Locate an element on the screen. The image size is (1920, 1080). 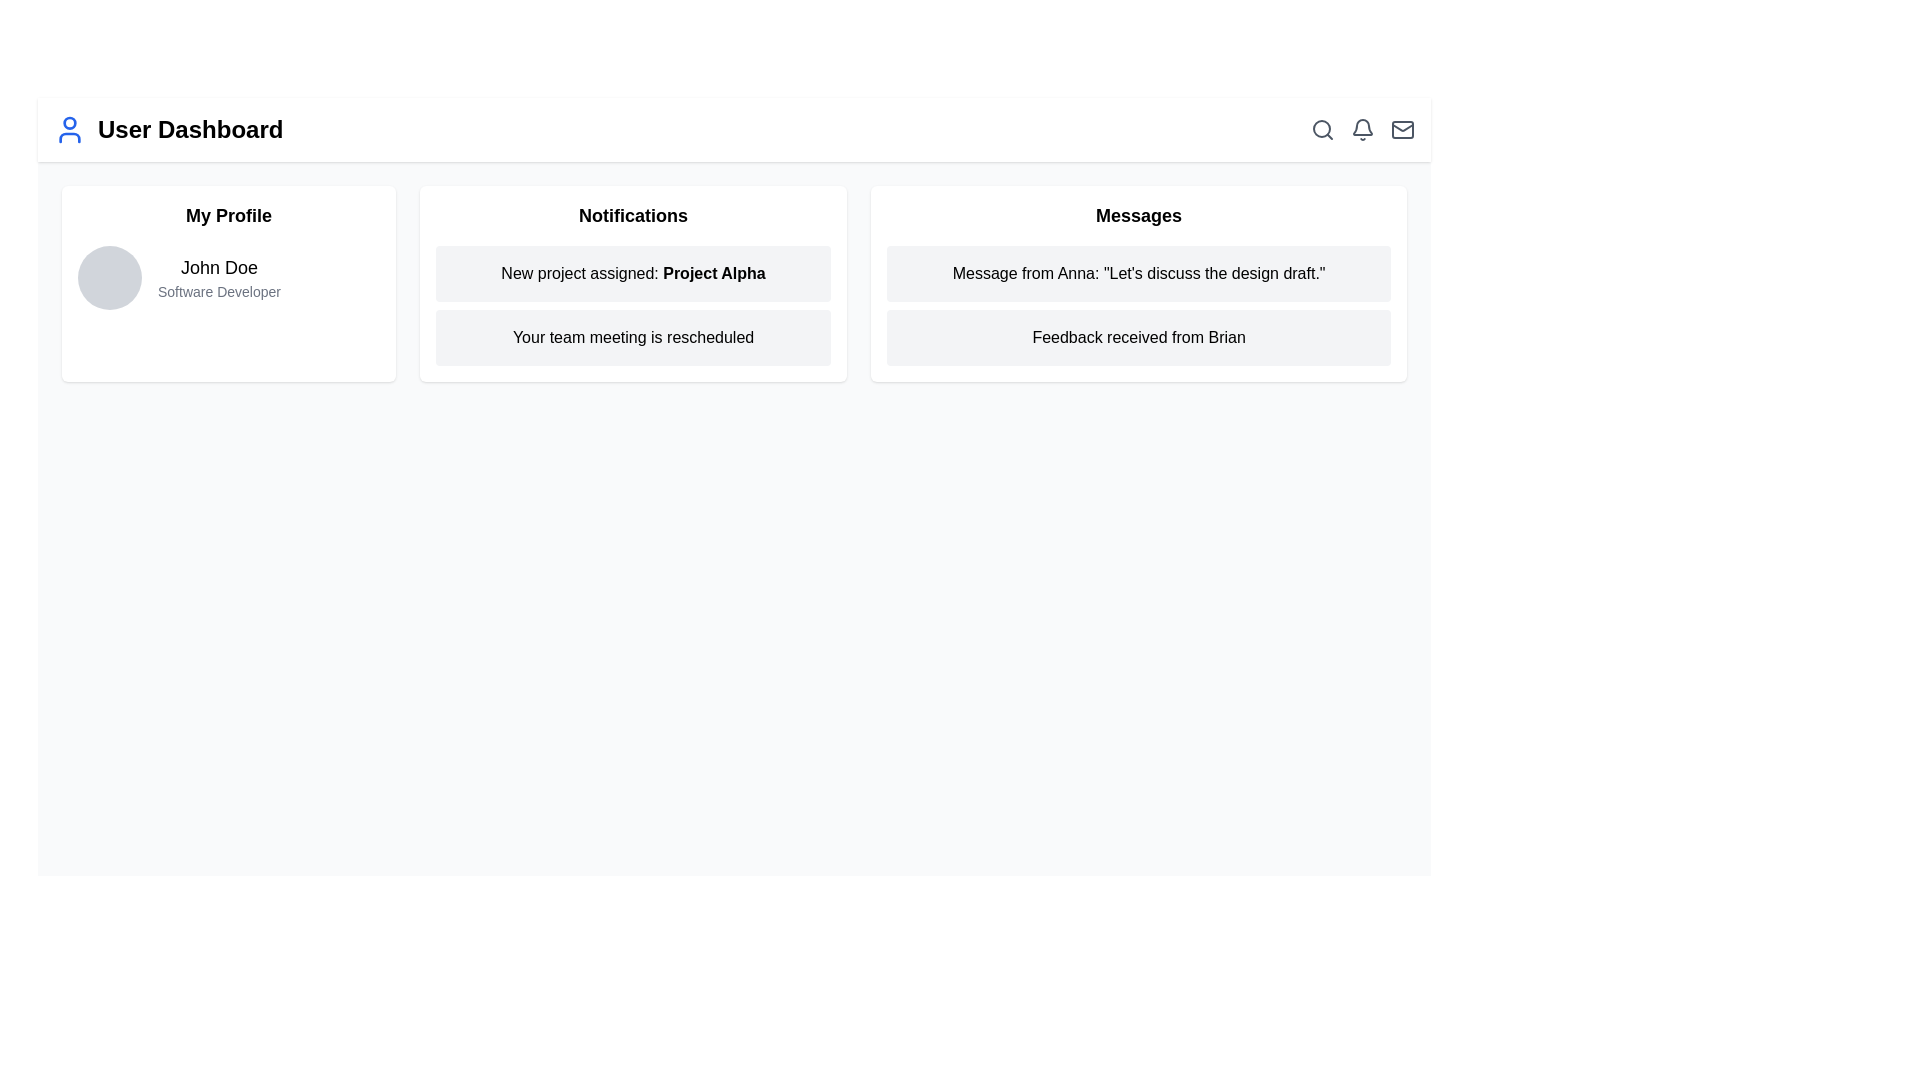
the circular component of the magnifying glass icon located in the top-right corner of the interface is located at coordinates (1321, 128).